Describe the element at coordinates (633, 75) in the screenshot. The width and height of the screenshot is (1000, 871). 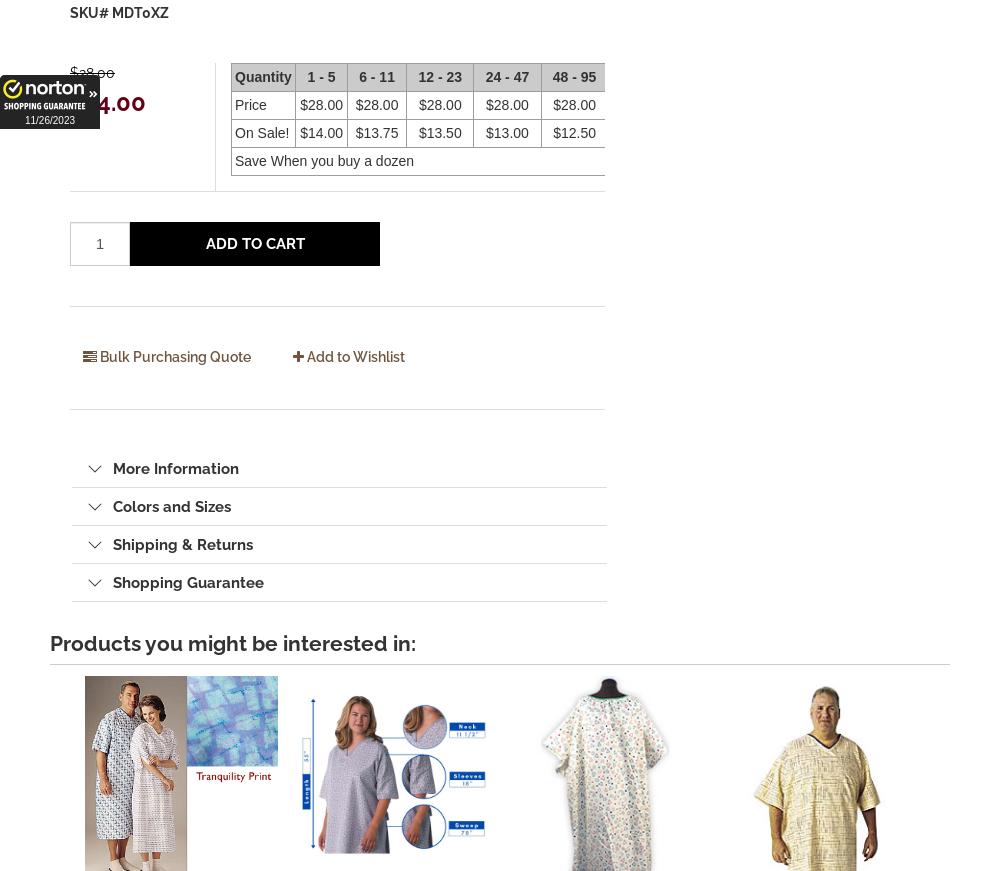
I see `'96+'` at that location.